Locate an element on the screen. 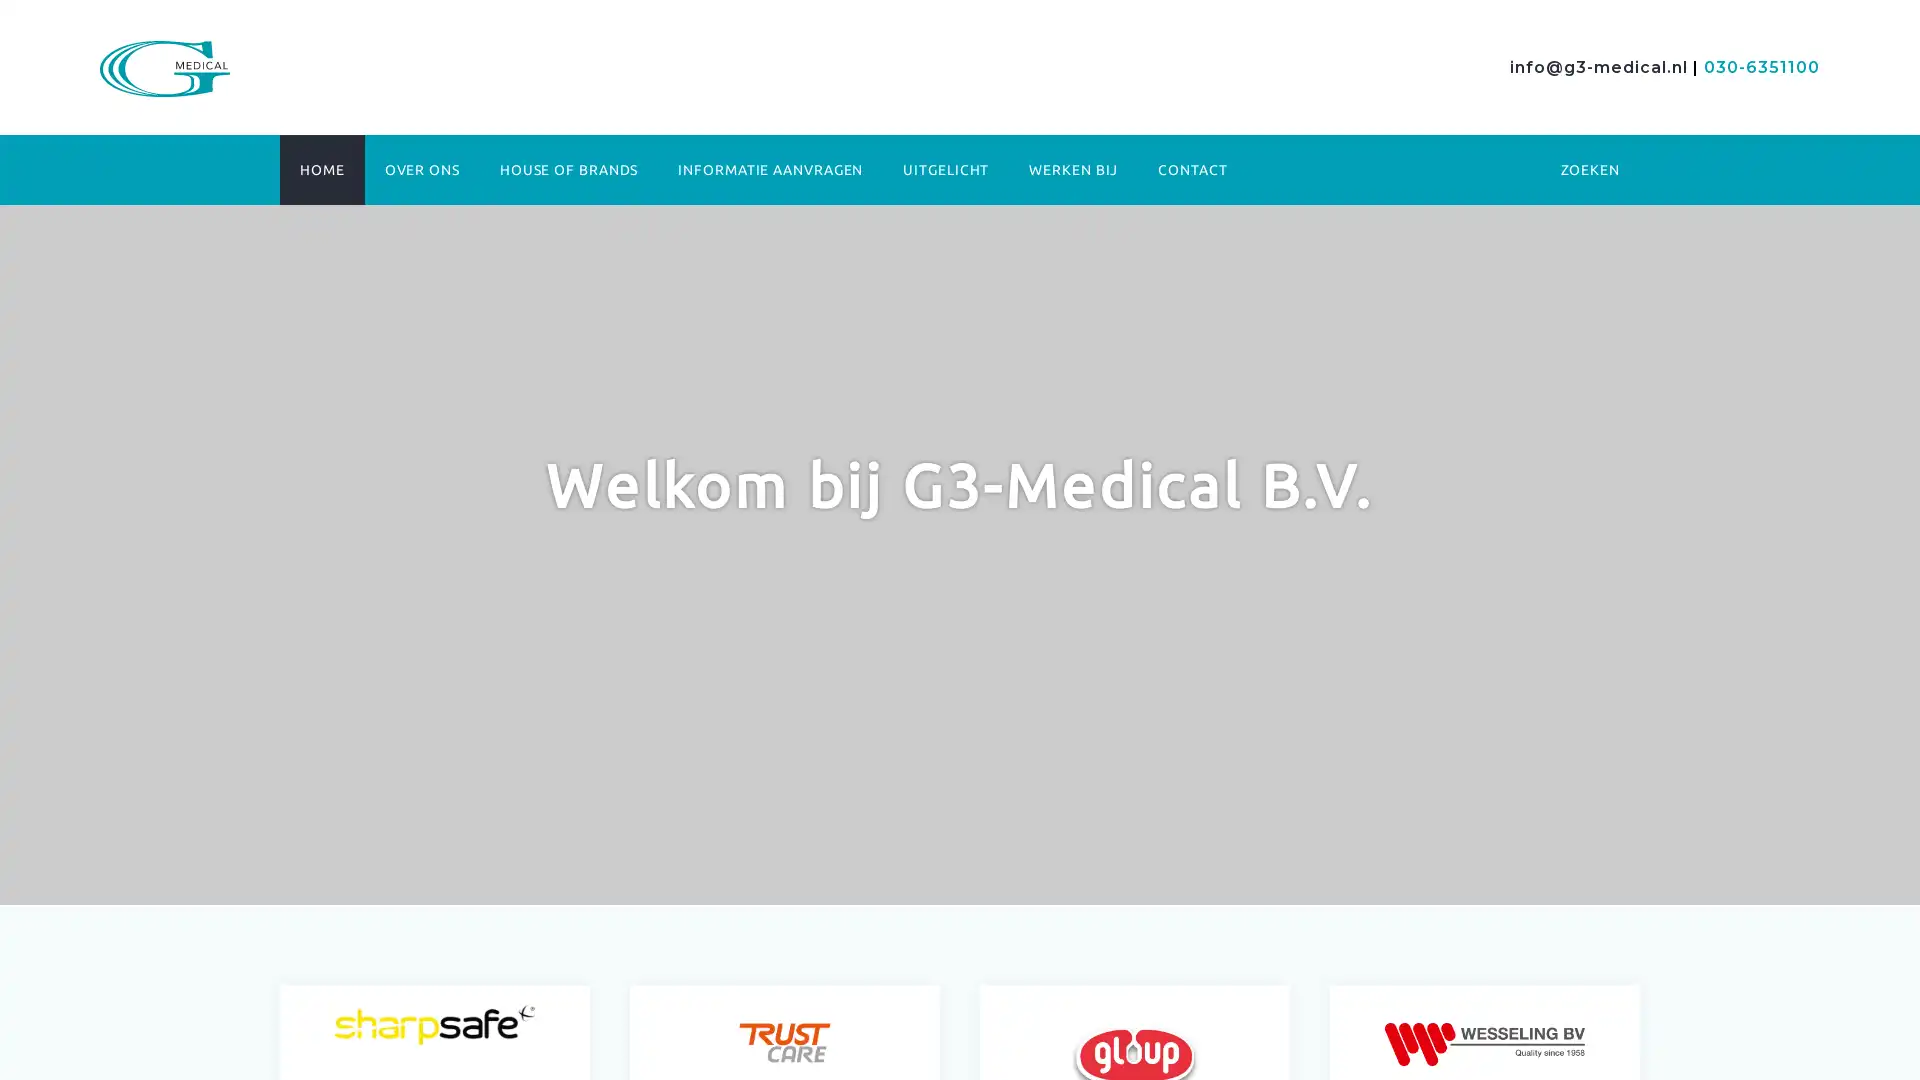 This screenshot has width=1920, height=1080. Zoeken is located at coordinates (1411, 264).